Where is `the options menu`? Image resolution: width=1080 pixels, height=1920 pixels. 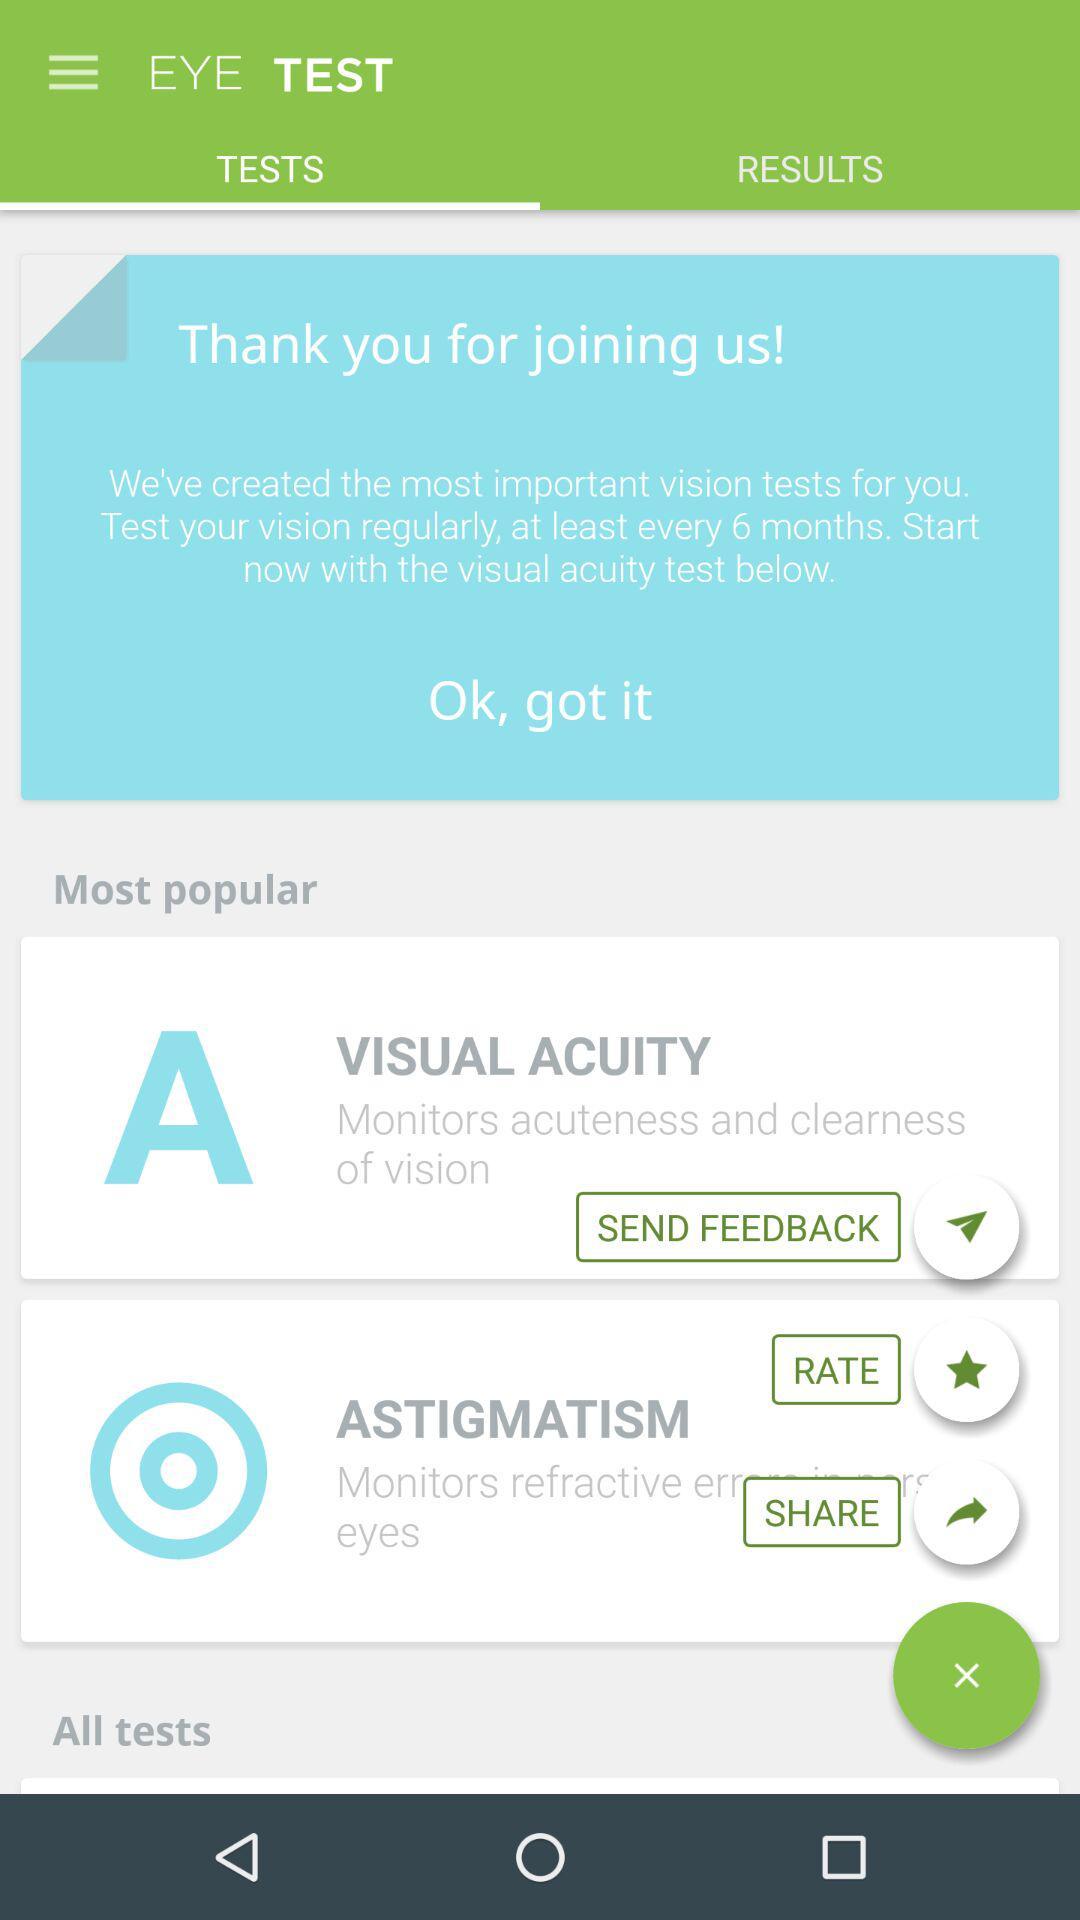
the options menu is located at coordinates (965, 1675).